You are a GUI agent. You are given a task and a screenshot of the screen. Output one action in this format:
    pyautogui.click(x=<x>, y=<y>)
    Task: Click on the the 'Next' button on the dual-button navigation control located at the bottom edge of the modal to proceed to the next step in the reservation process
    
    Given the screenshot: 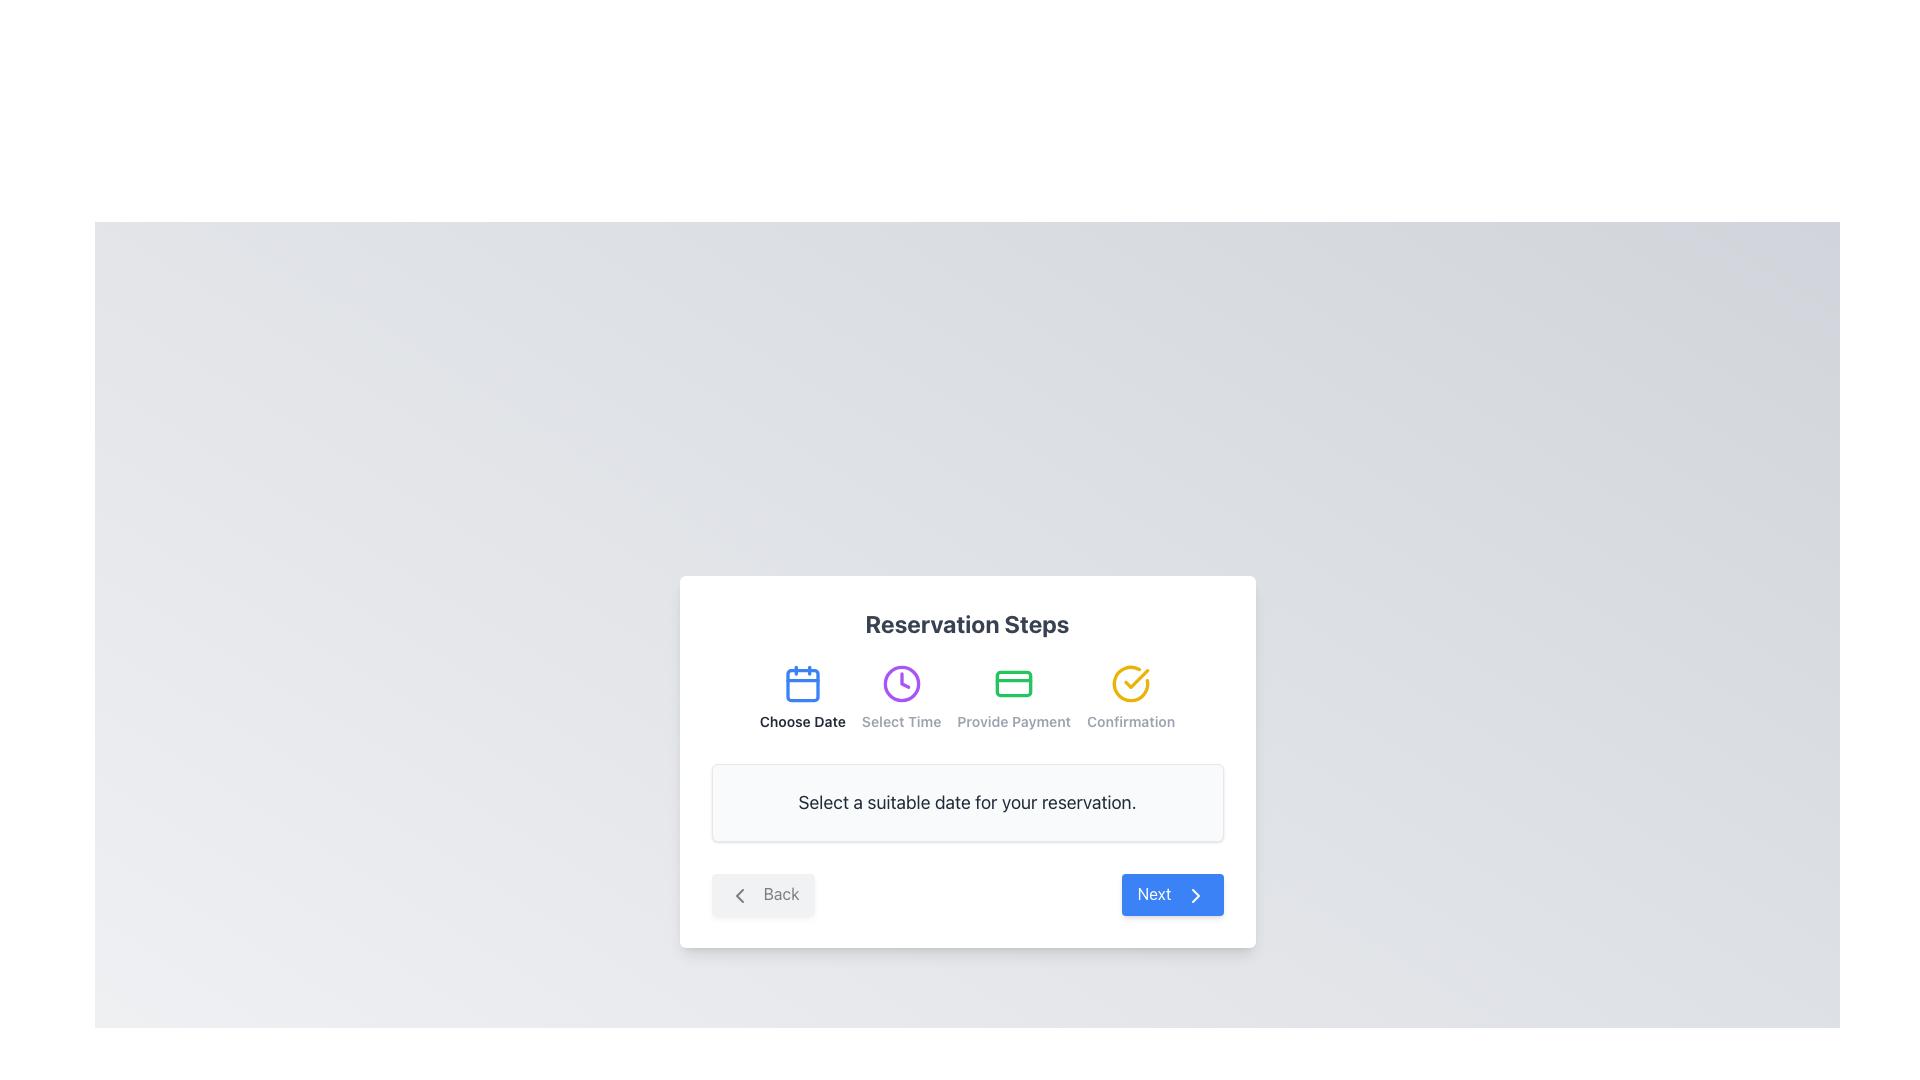 What is the action you would take?
    pyautogui.click(x=967, y=893)
    